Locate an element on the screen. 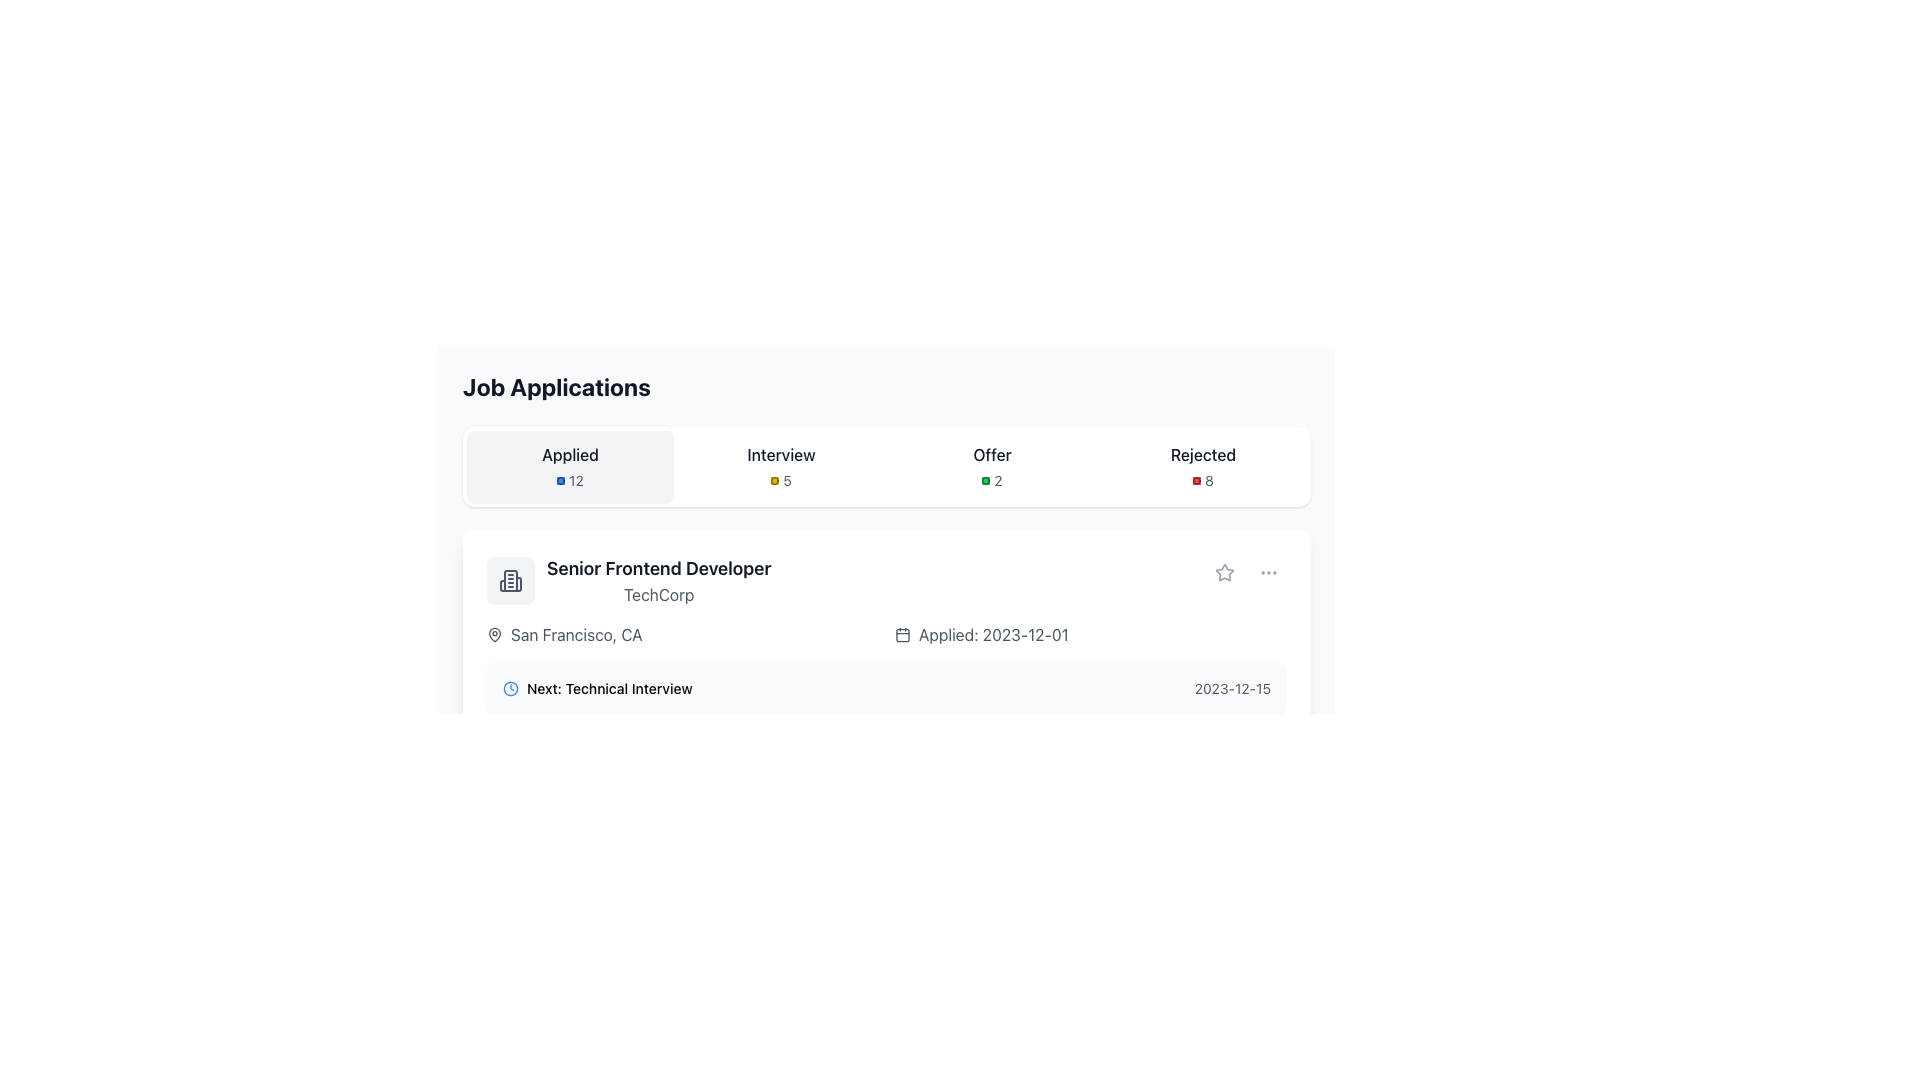 This screenshot has height=1080, width=1920. the building icon element located in the job application item cell, which has a gray color and a circular background is located at coordinates (510, 581).